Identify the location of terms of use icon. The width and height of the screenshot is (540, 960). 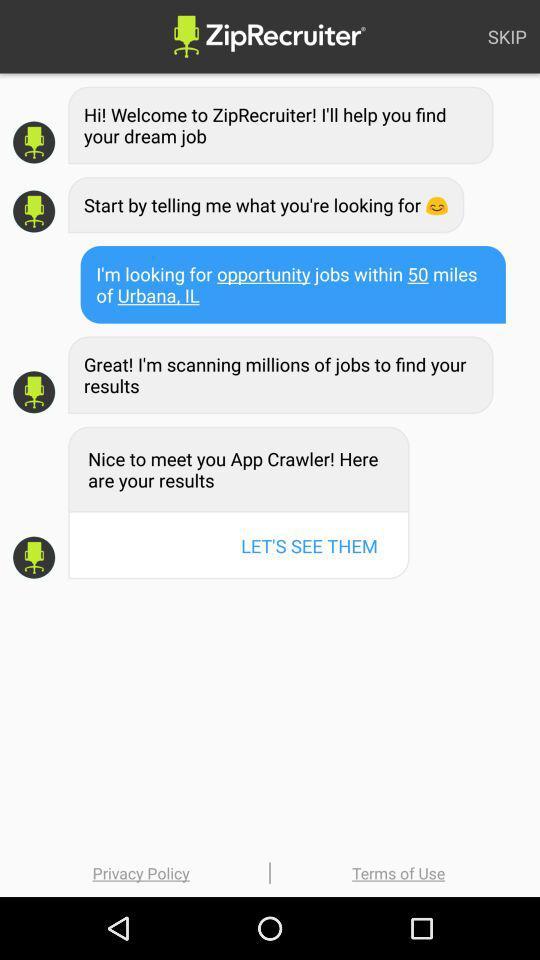
(398, 872).